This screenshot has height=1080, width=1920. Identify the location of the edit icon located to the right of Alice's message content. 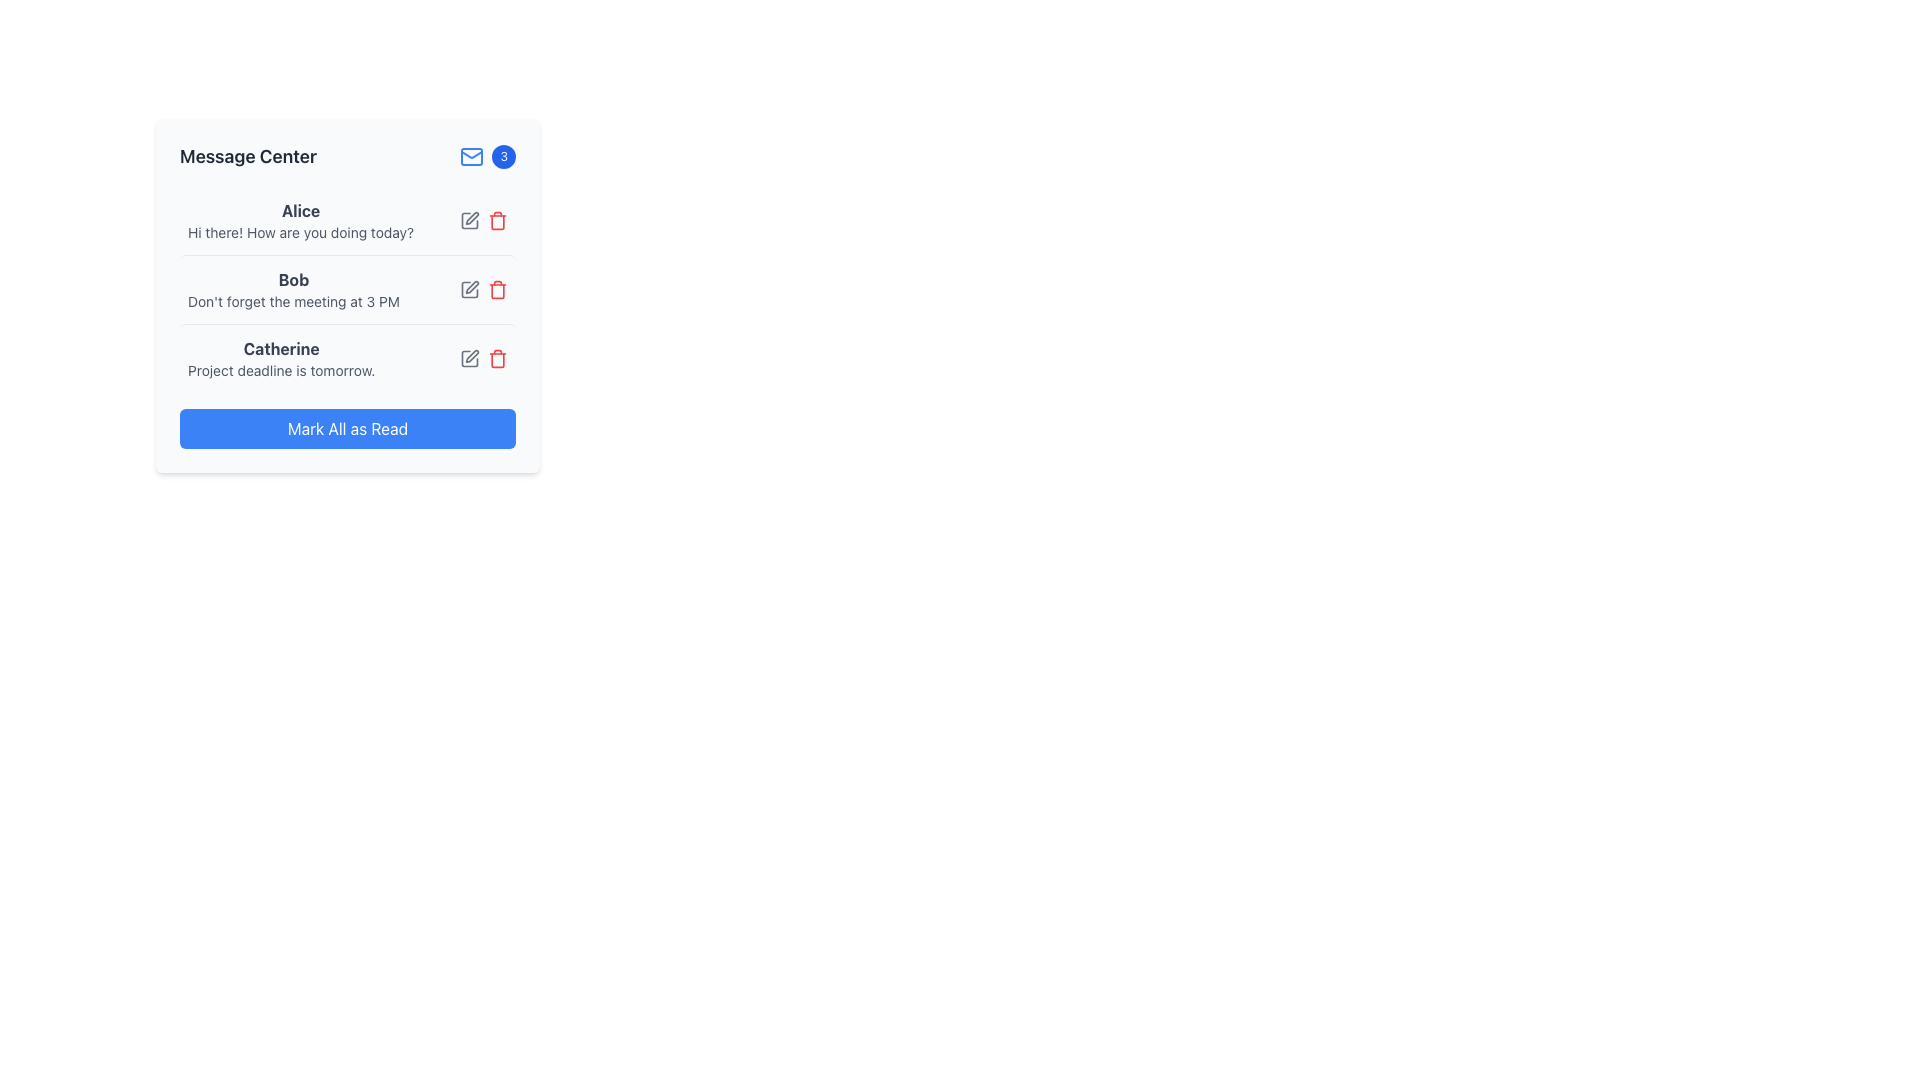
(469, 220).